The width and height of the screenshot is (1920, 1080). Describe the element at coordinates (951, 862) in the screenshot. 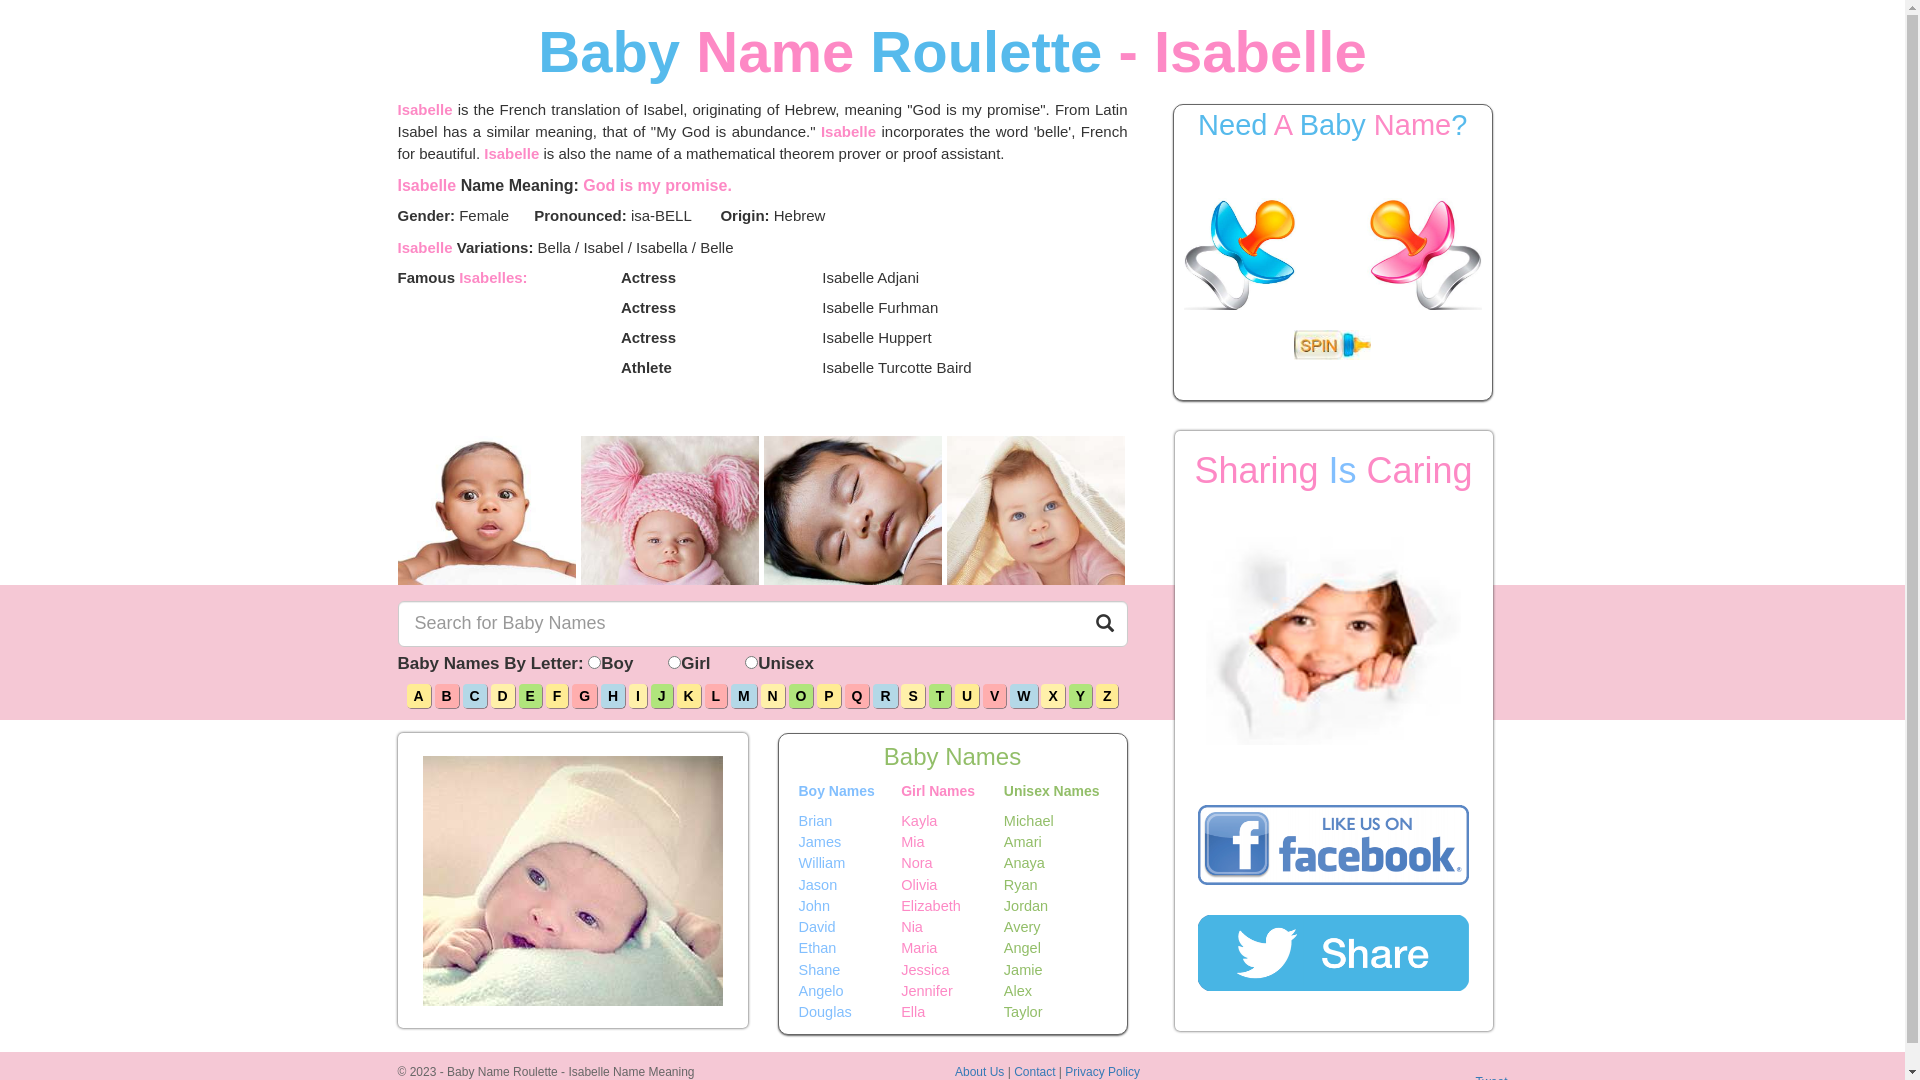

I see `'Nora'` at that location.